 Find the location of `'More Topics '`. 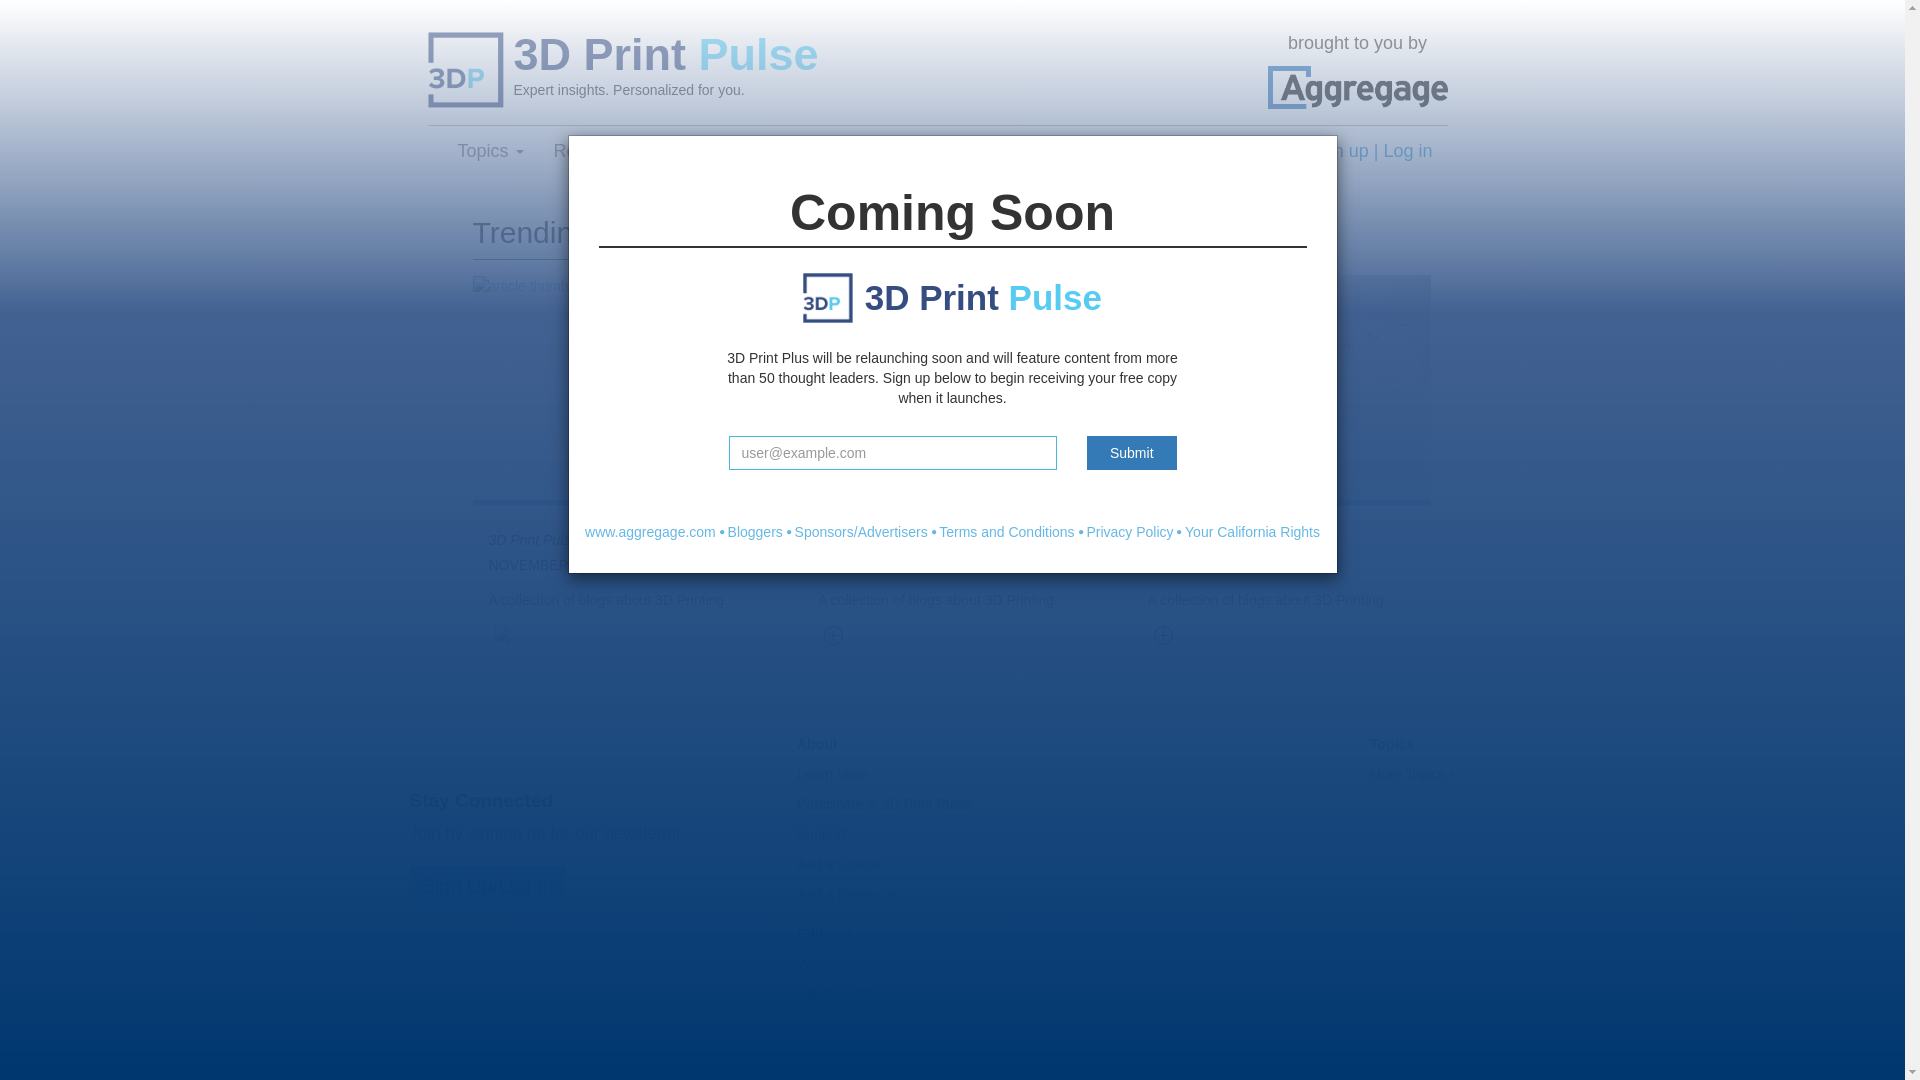

'More Topics ' is located at coordinates (1410, 773).